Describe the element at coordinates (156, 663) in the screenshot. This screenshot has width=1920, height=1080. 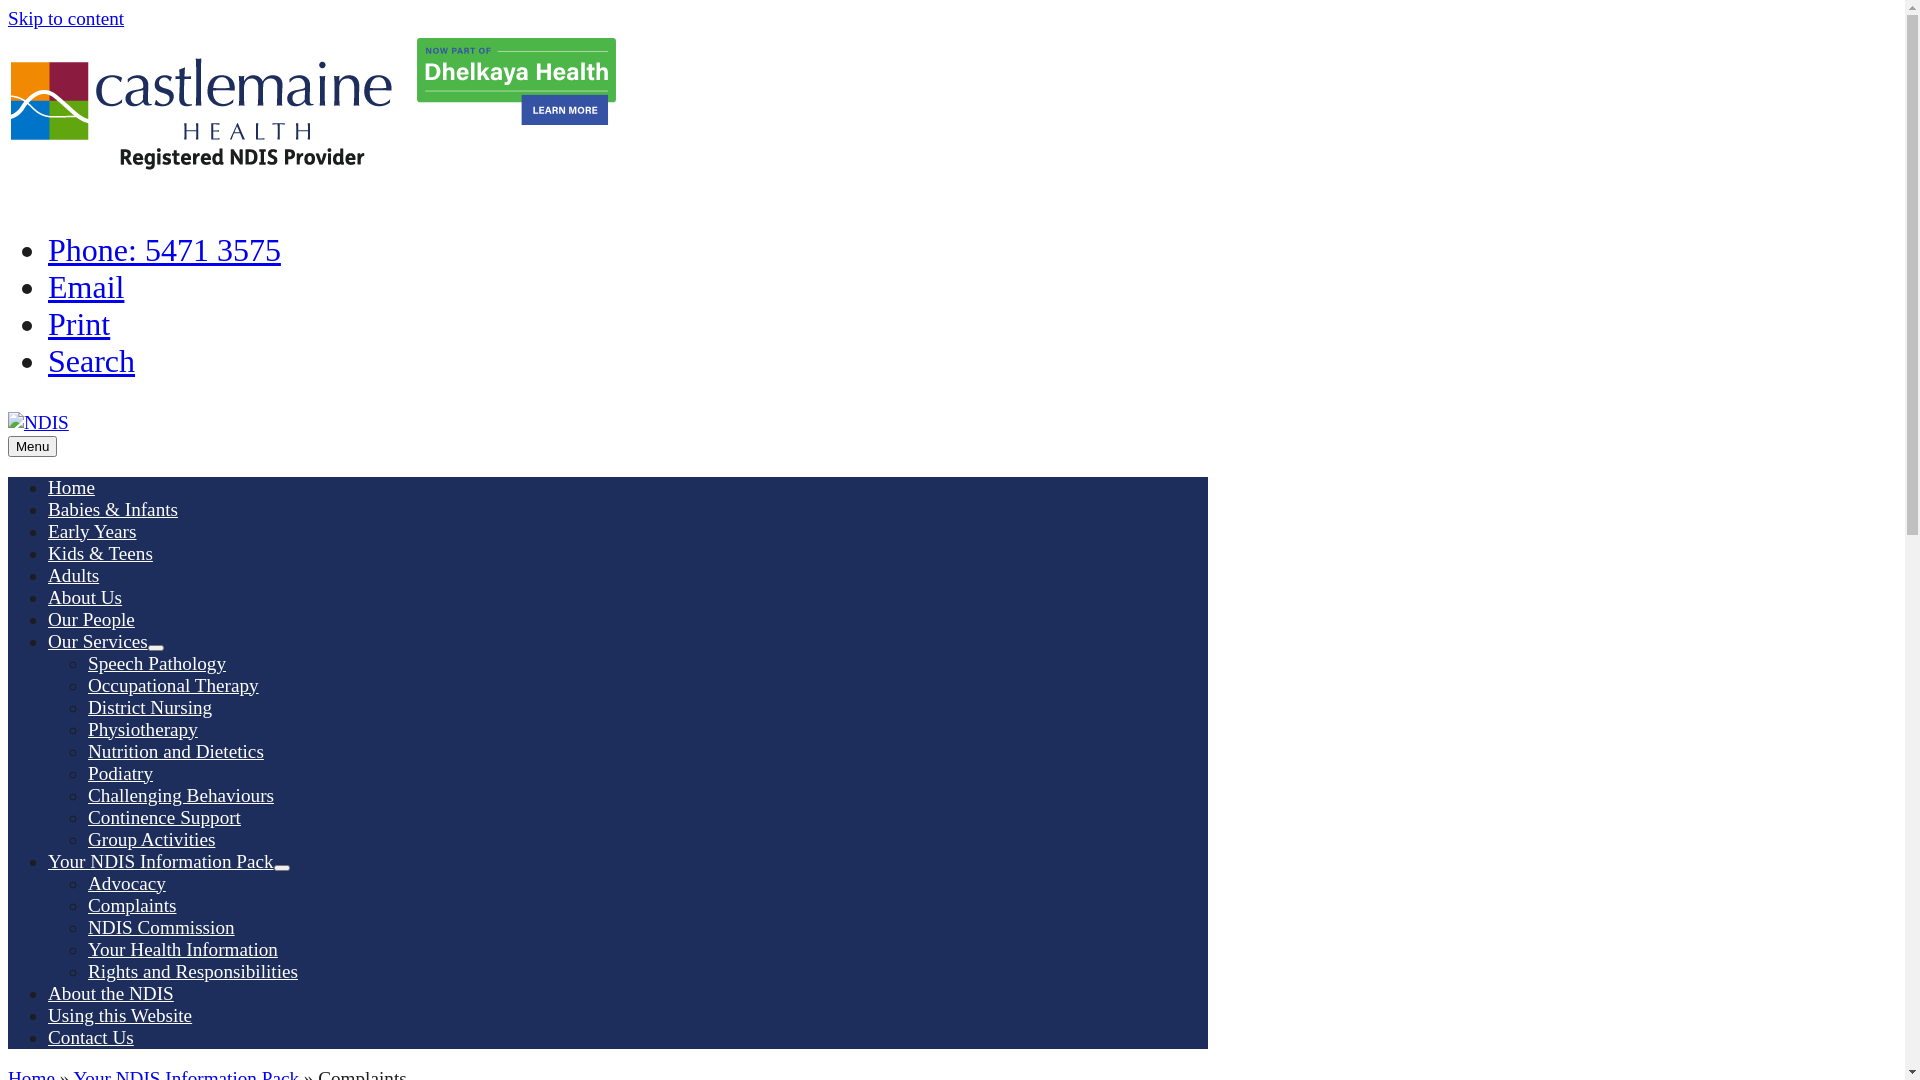
I see `'Speech Pathology'` at that location.